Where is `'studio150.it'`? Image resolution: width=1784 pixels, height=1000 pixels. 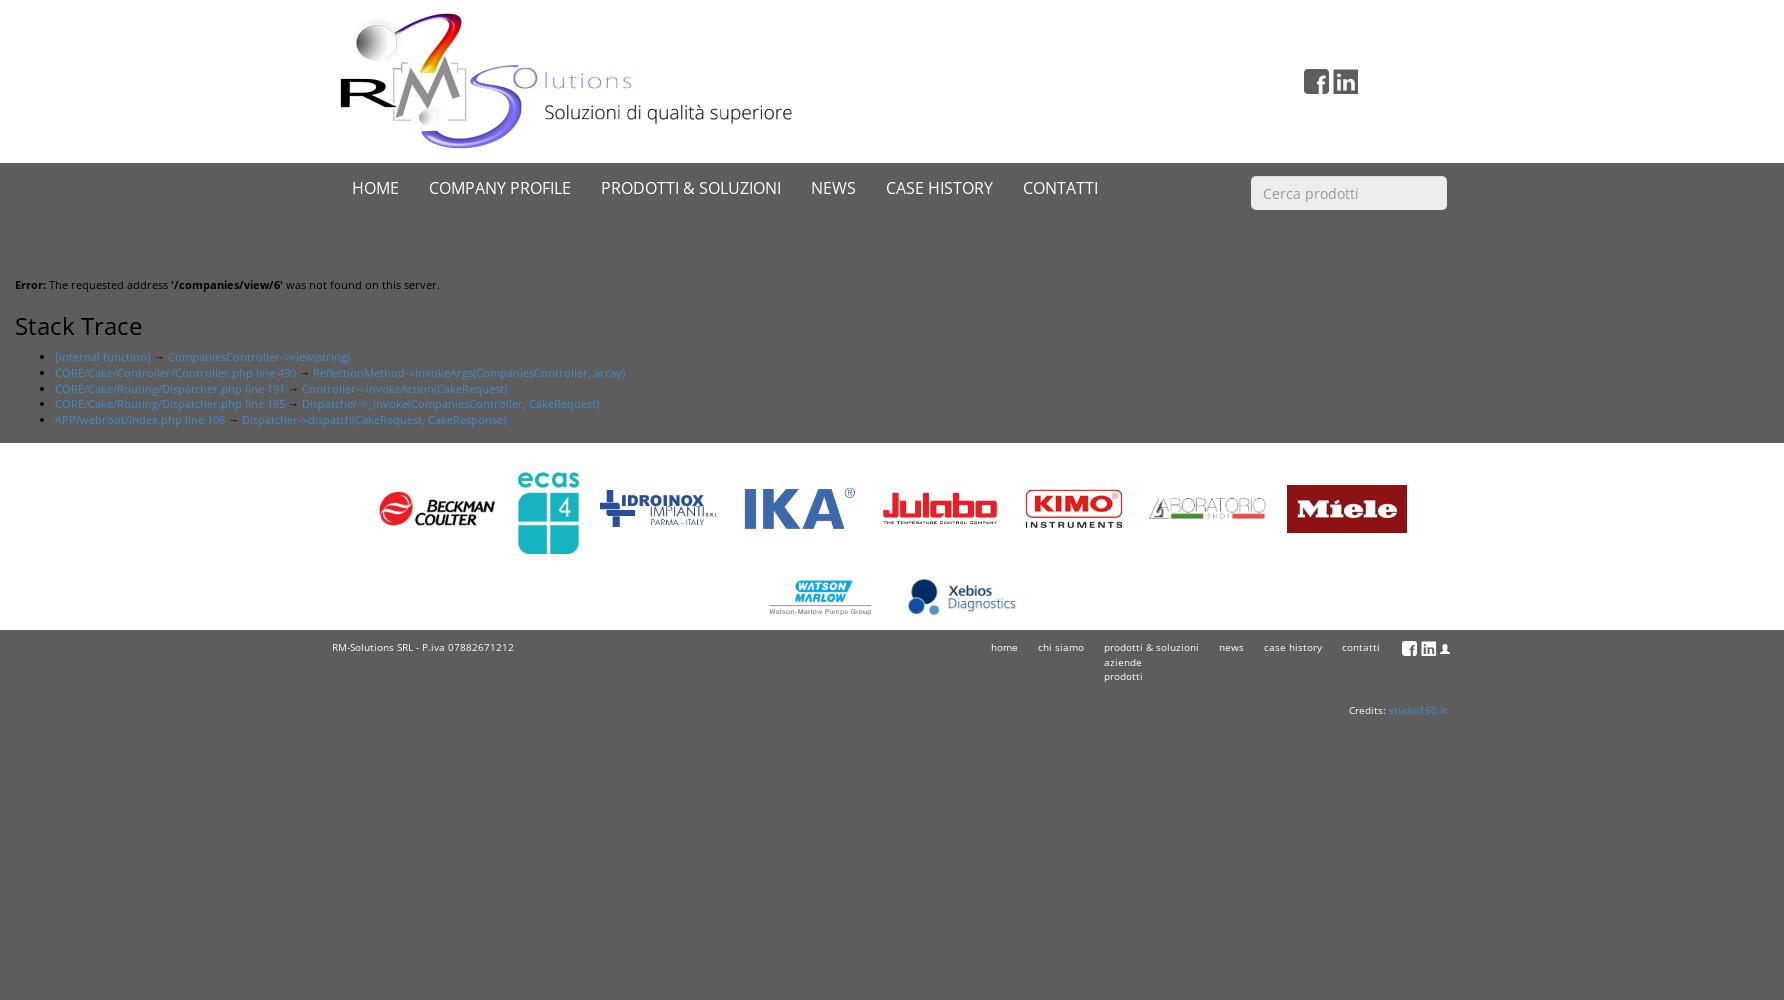 'studio150.it' is located at coordinates (1417, 708).